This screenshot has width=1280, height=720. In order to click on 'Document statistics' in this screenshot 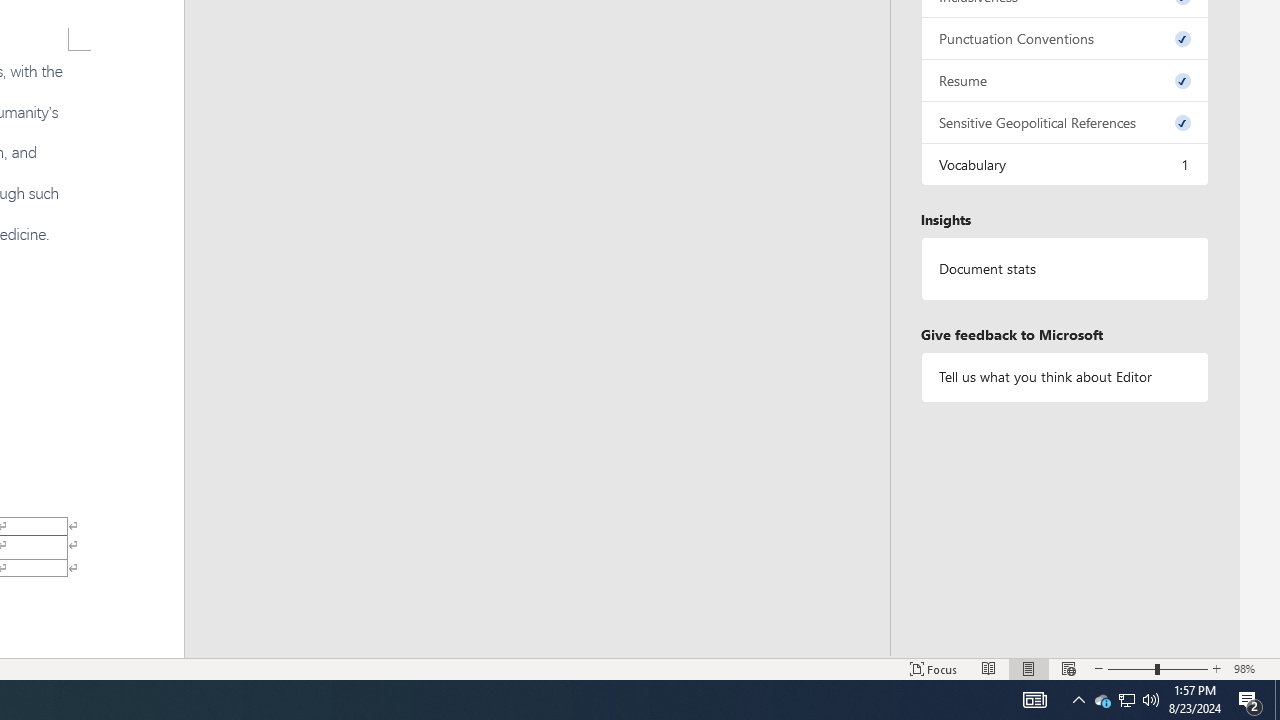, I will do `click(1063, 268)`.